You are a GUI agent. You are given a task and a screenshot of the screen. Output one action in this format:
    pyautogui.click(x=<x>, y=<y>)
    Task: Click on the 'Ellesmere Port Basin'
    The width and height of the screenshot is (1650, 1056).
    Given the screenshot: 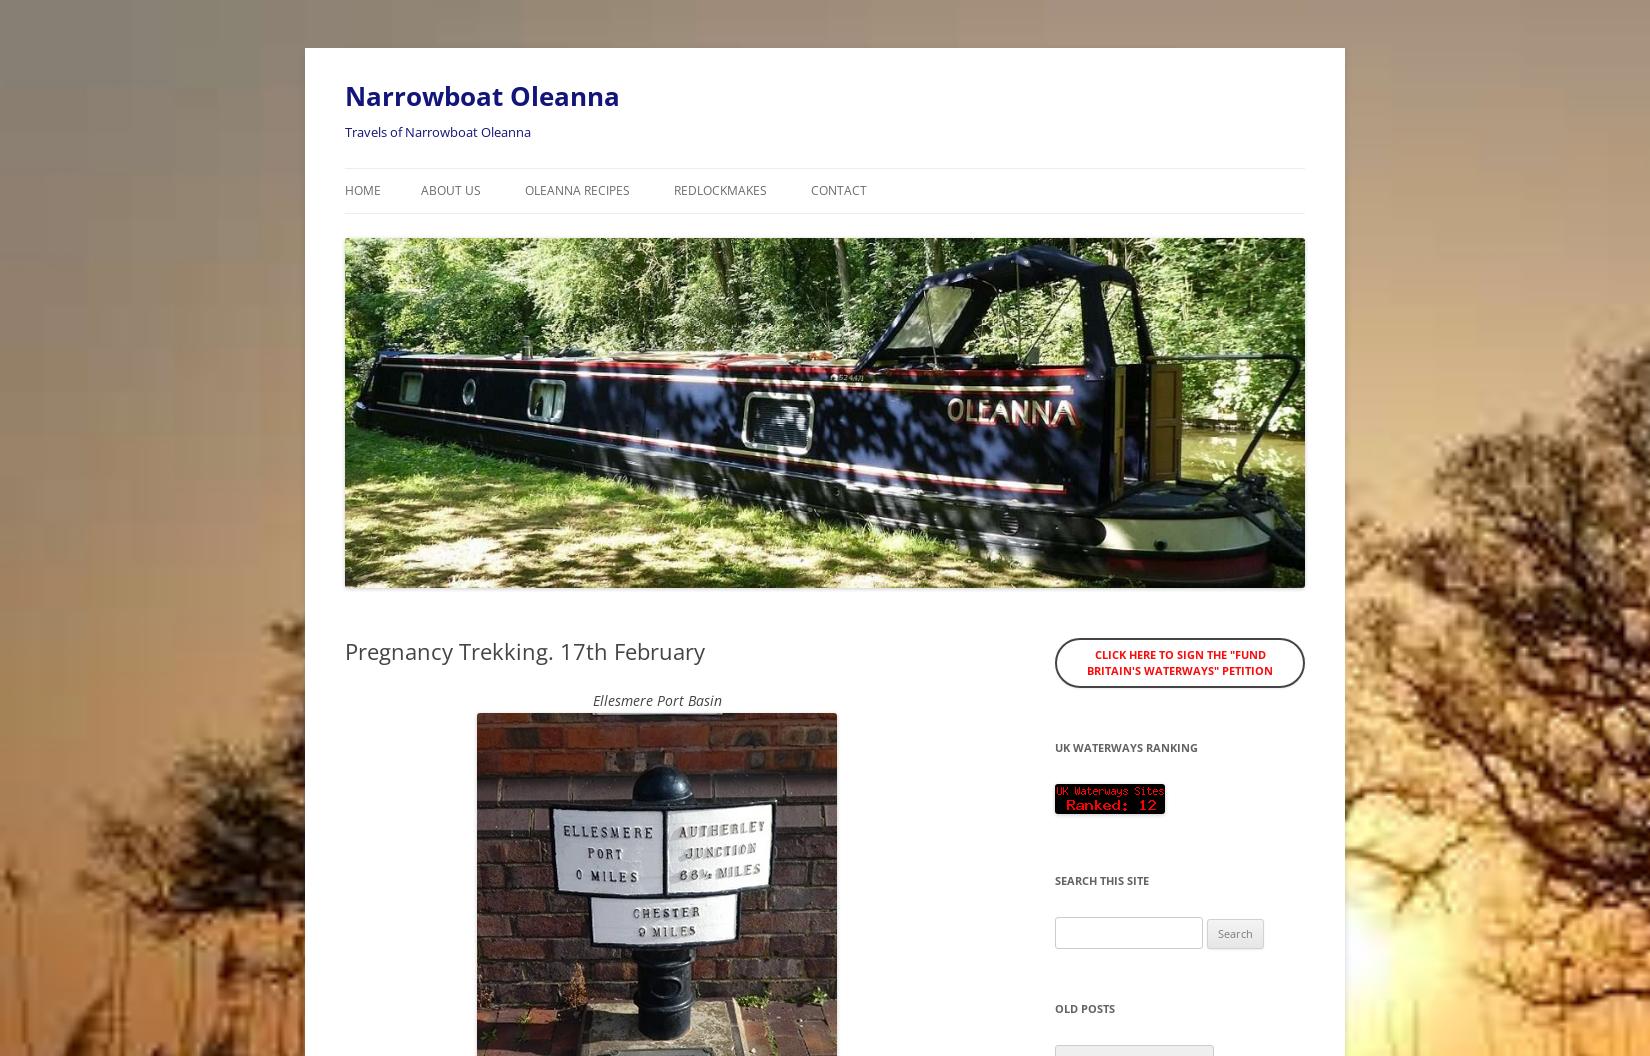 What is the action you would take?
    pyautogui.click(x=655, y=699)
    